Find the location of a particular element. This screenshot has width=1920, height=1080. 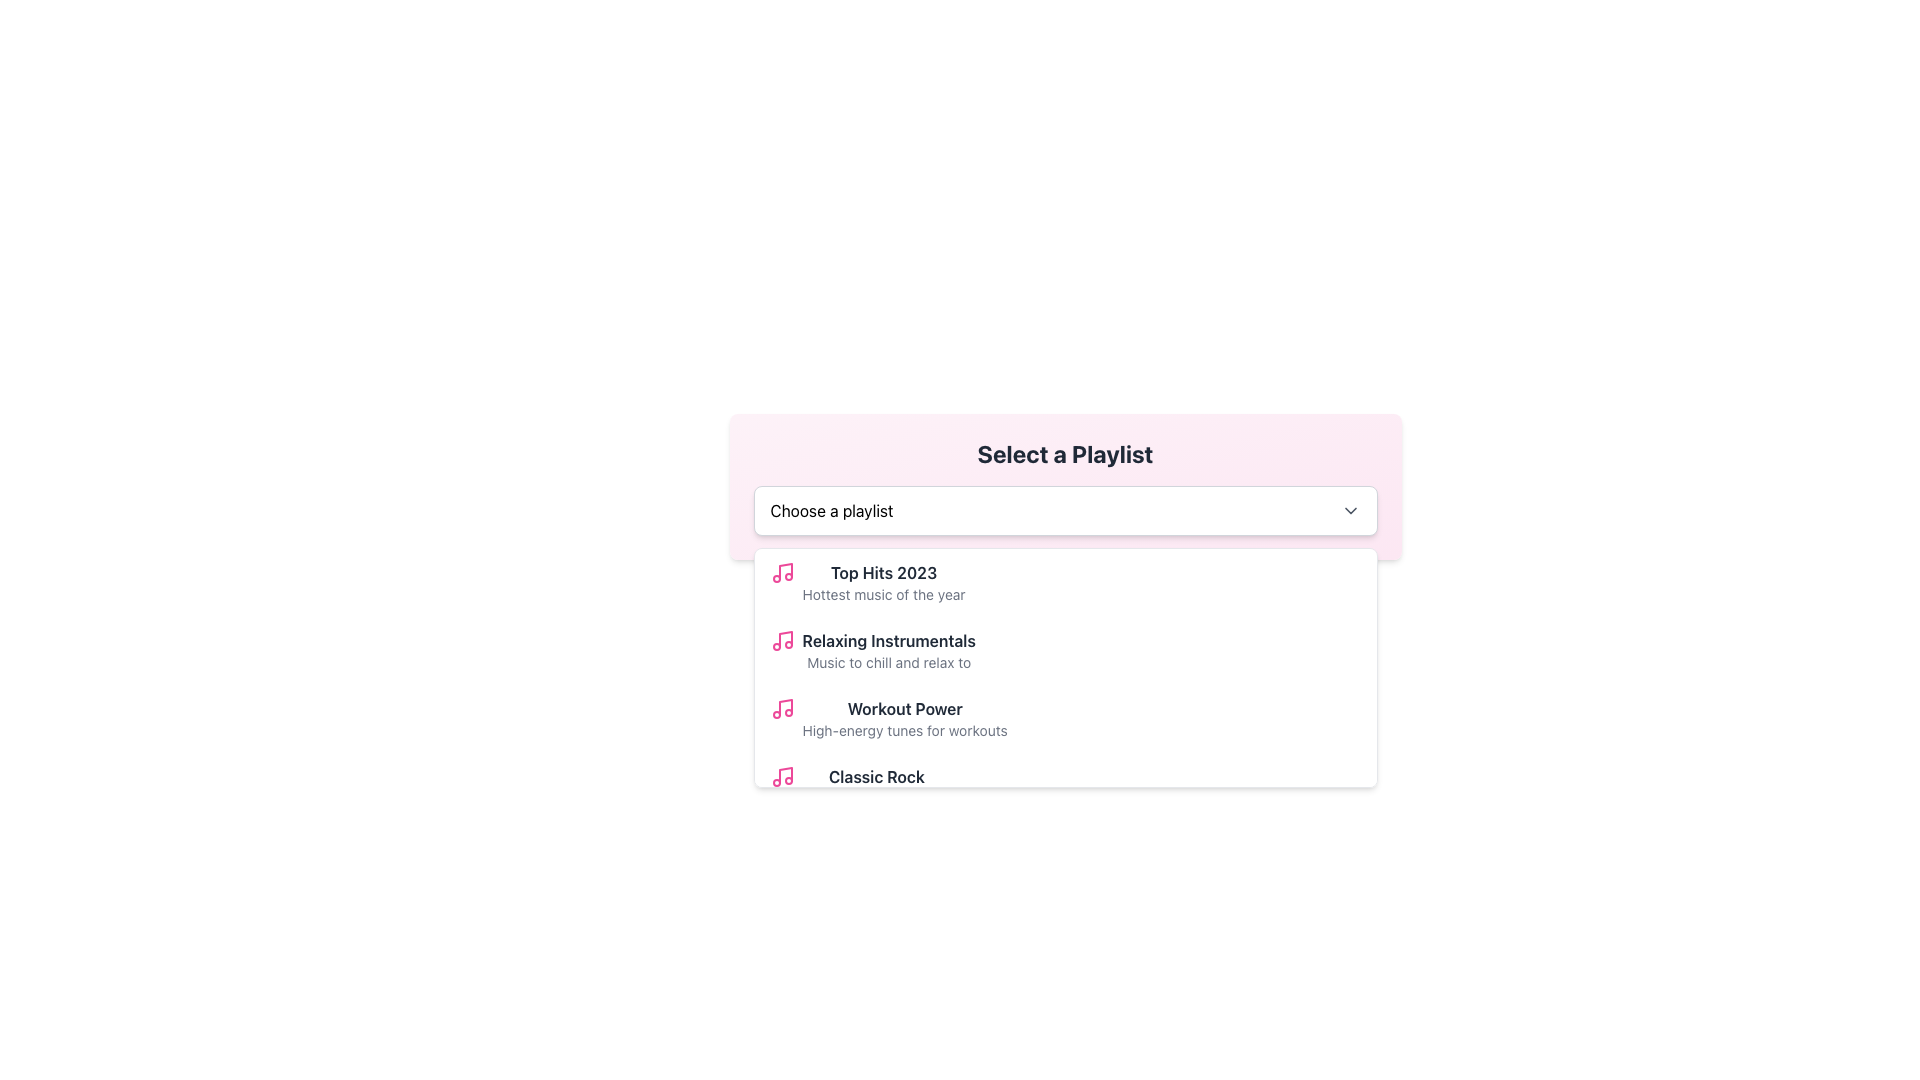

the 'Workout Power' playlist option in the selectable list is located at coordinates (904, 717).